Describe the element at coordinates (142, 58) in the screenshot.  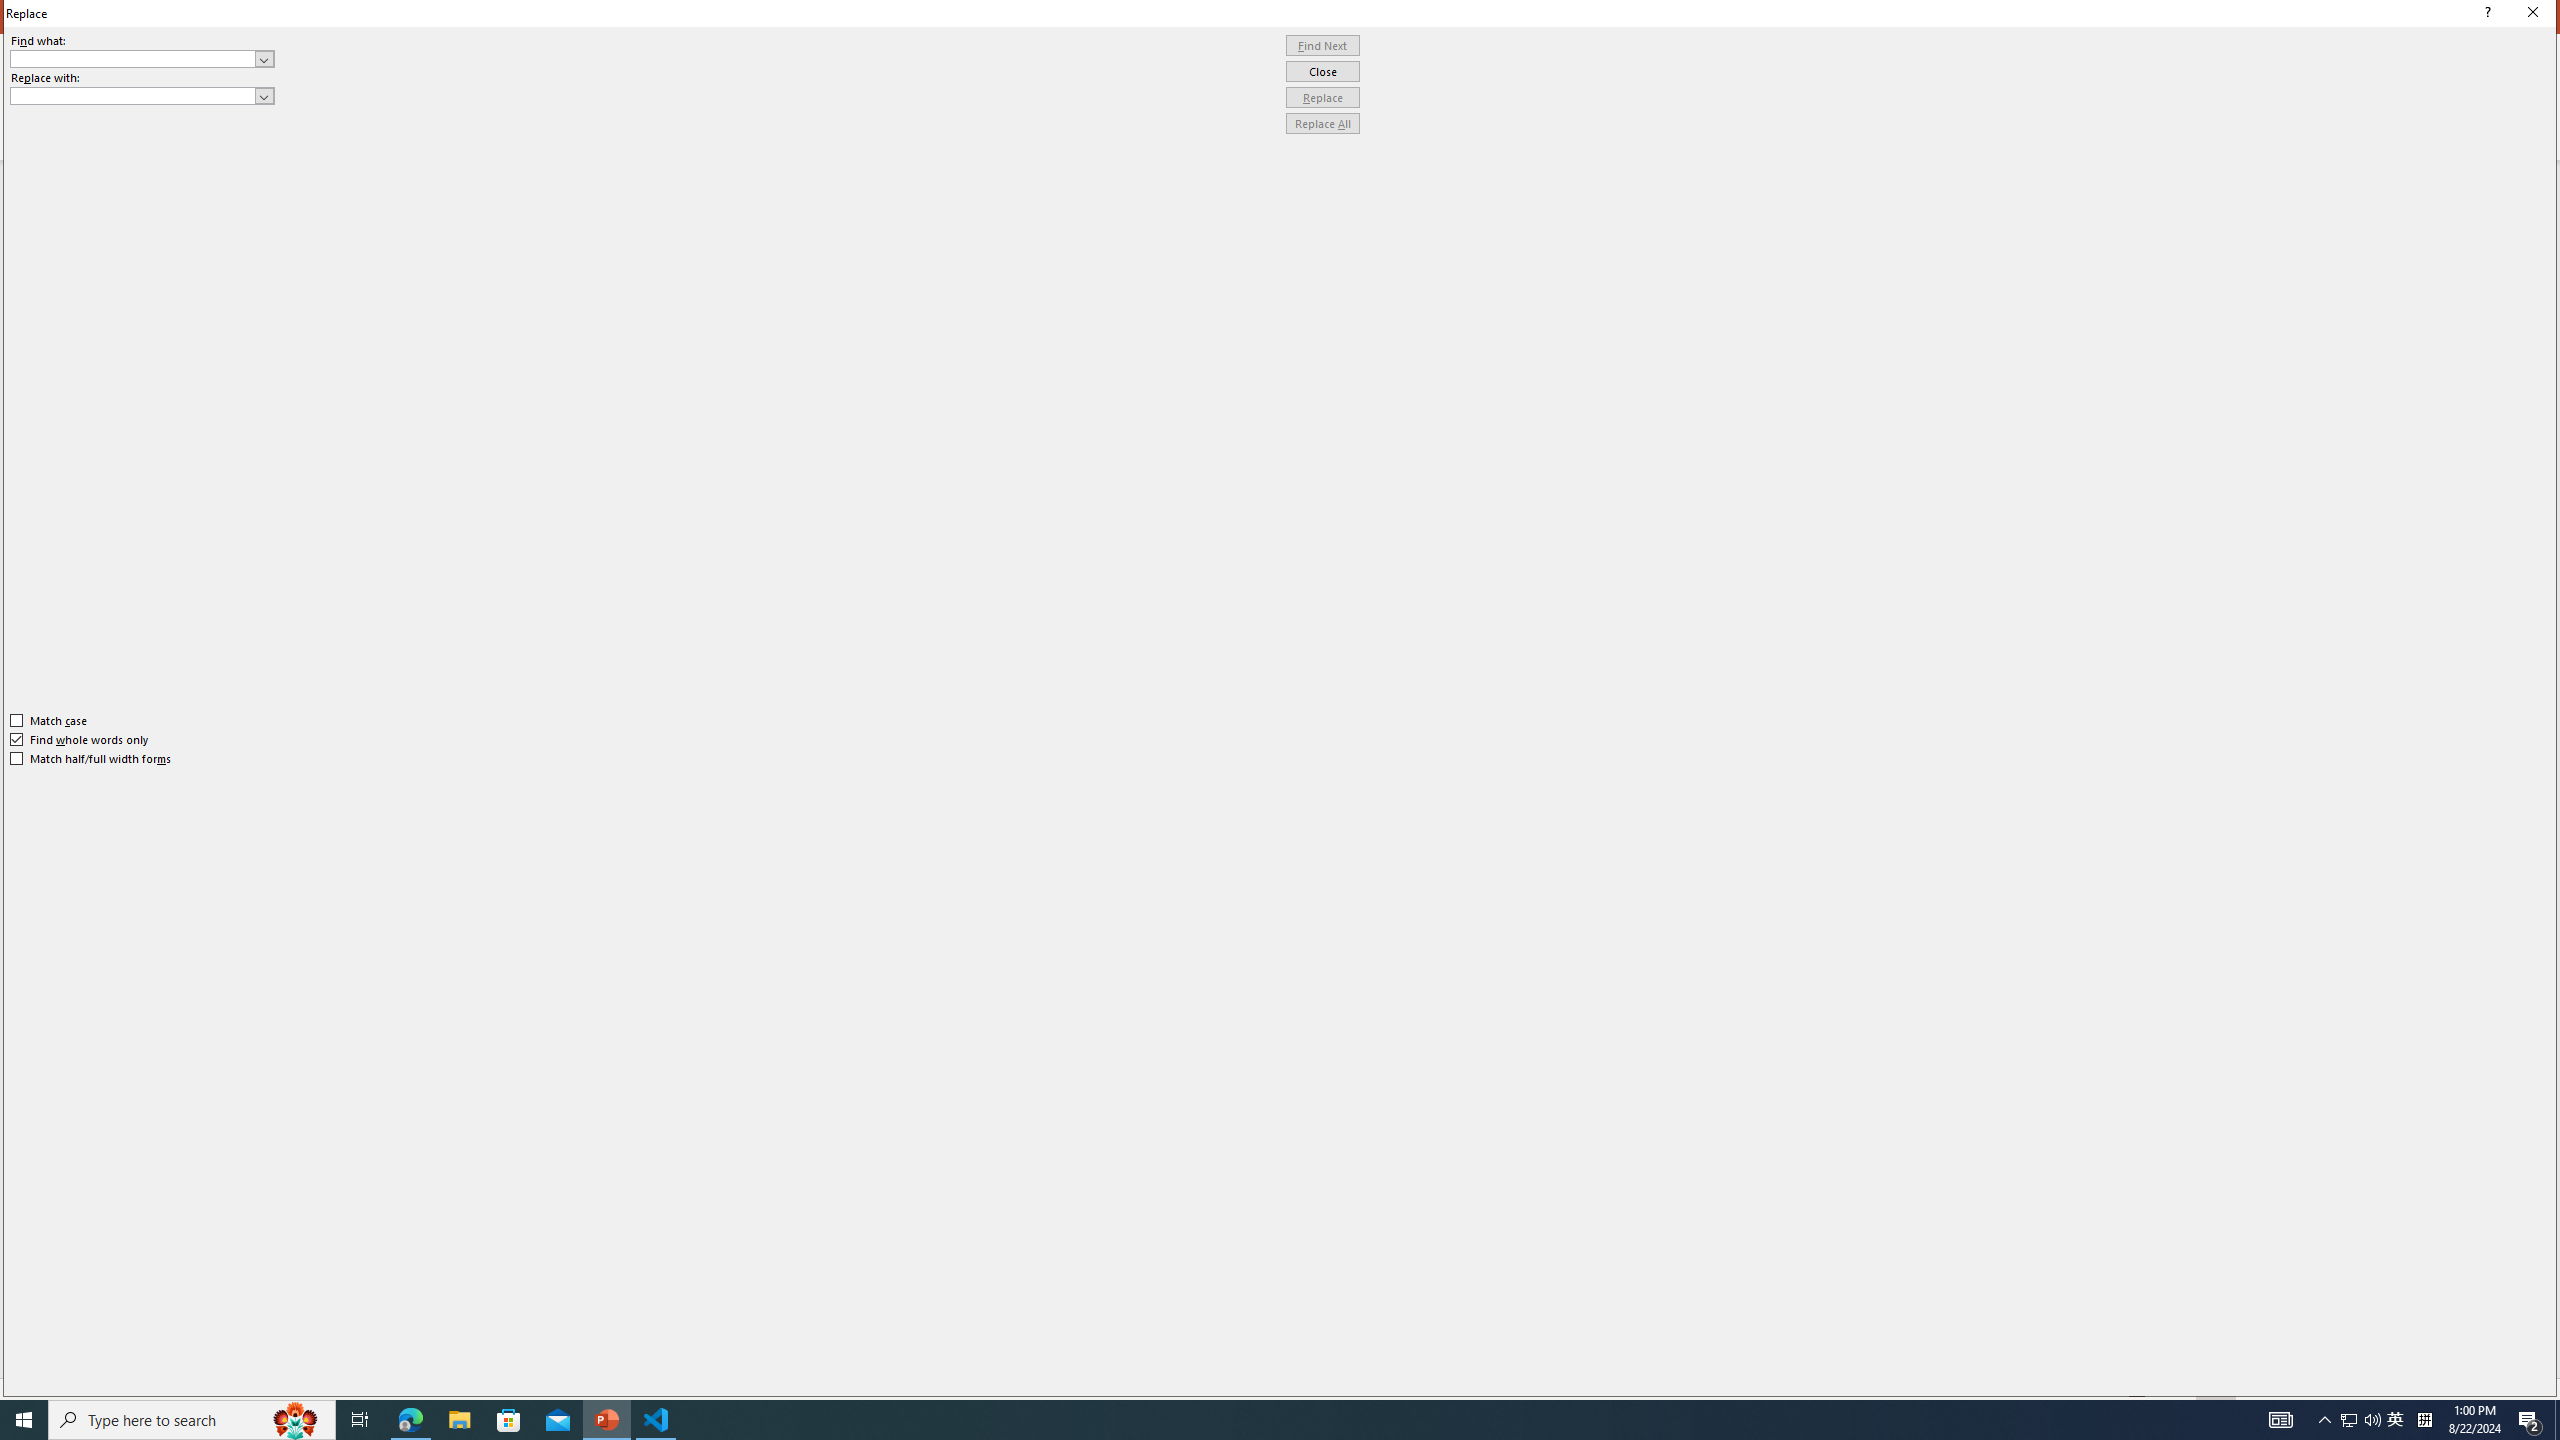
I see `'Find what'` at that location.